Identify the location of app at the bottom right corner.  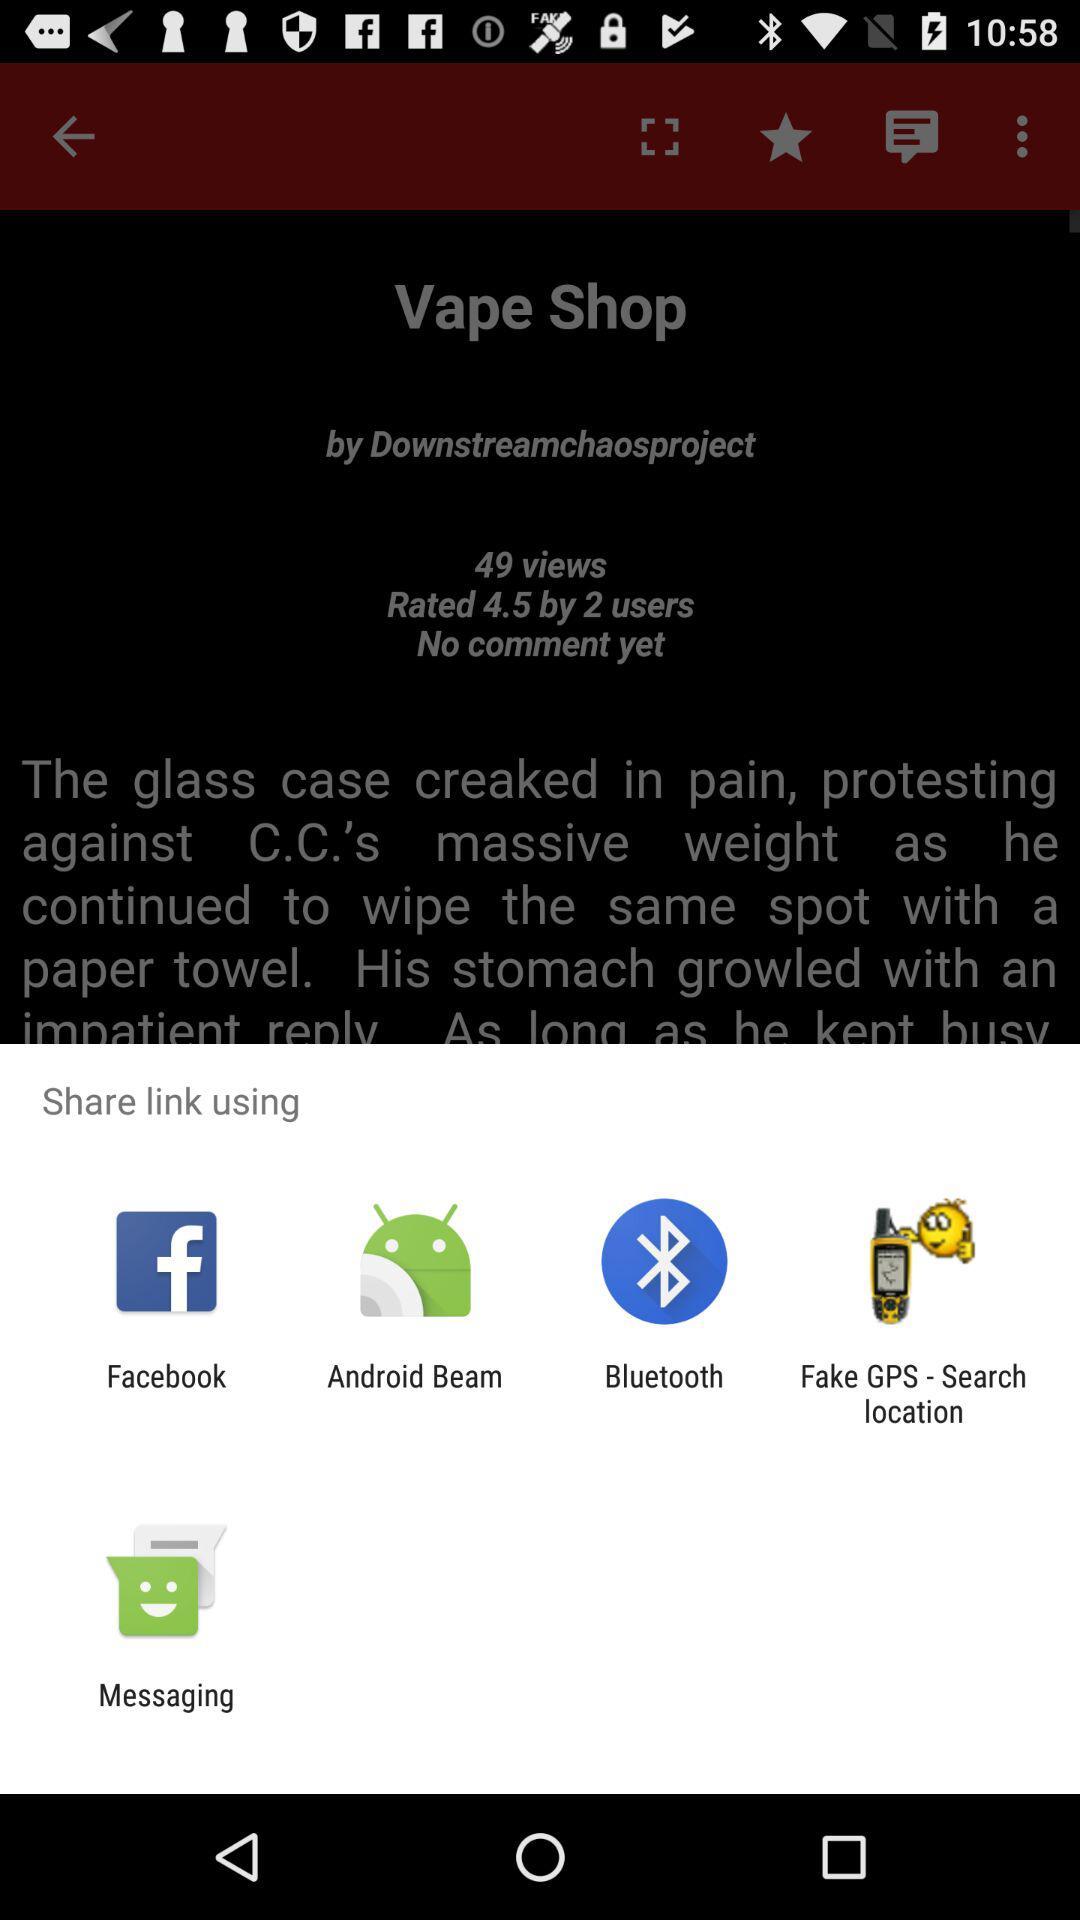
(913, 1392).